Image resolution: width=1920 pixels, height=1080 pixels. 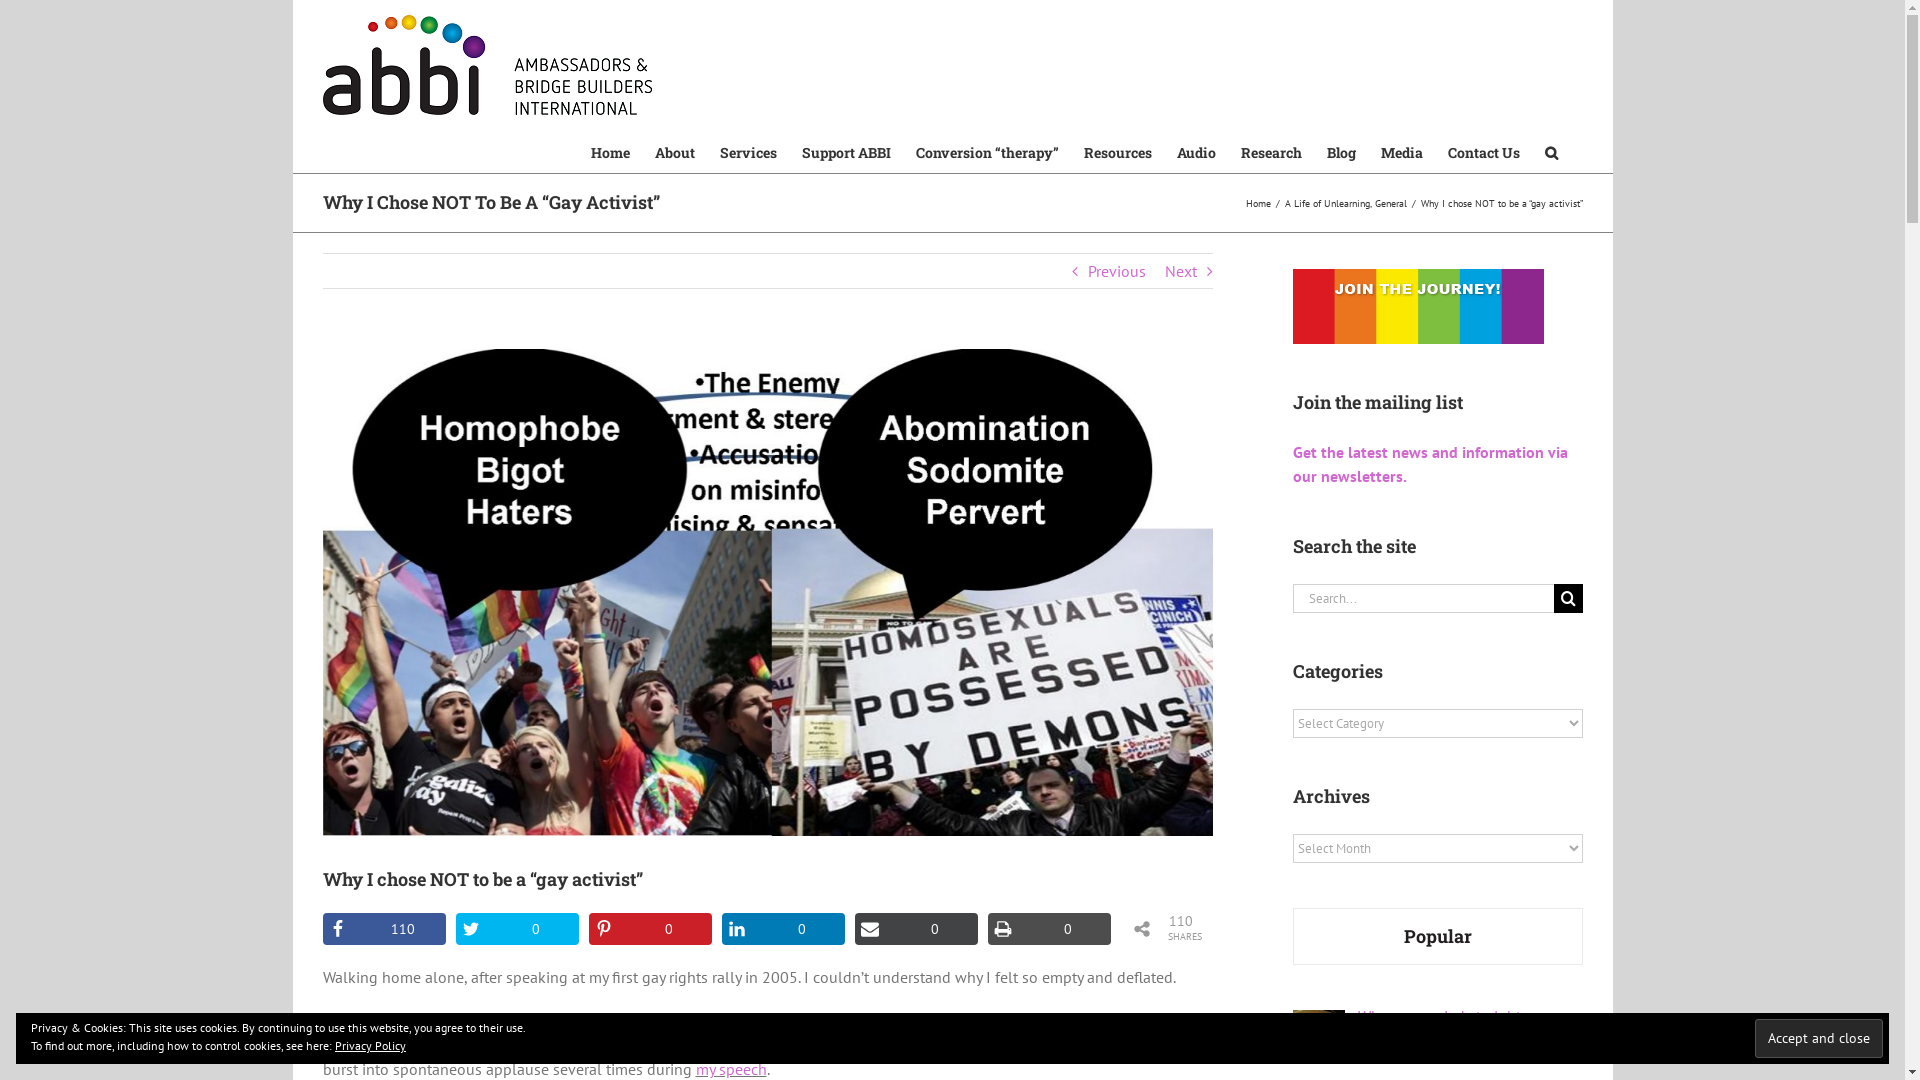 What do you see at coordinates (1180, 270) in the screenshot?
I see `'Next'` at bounding box center [1180, 270].